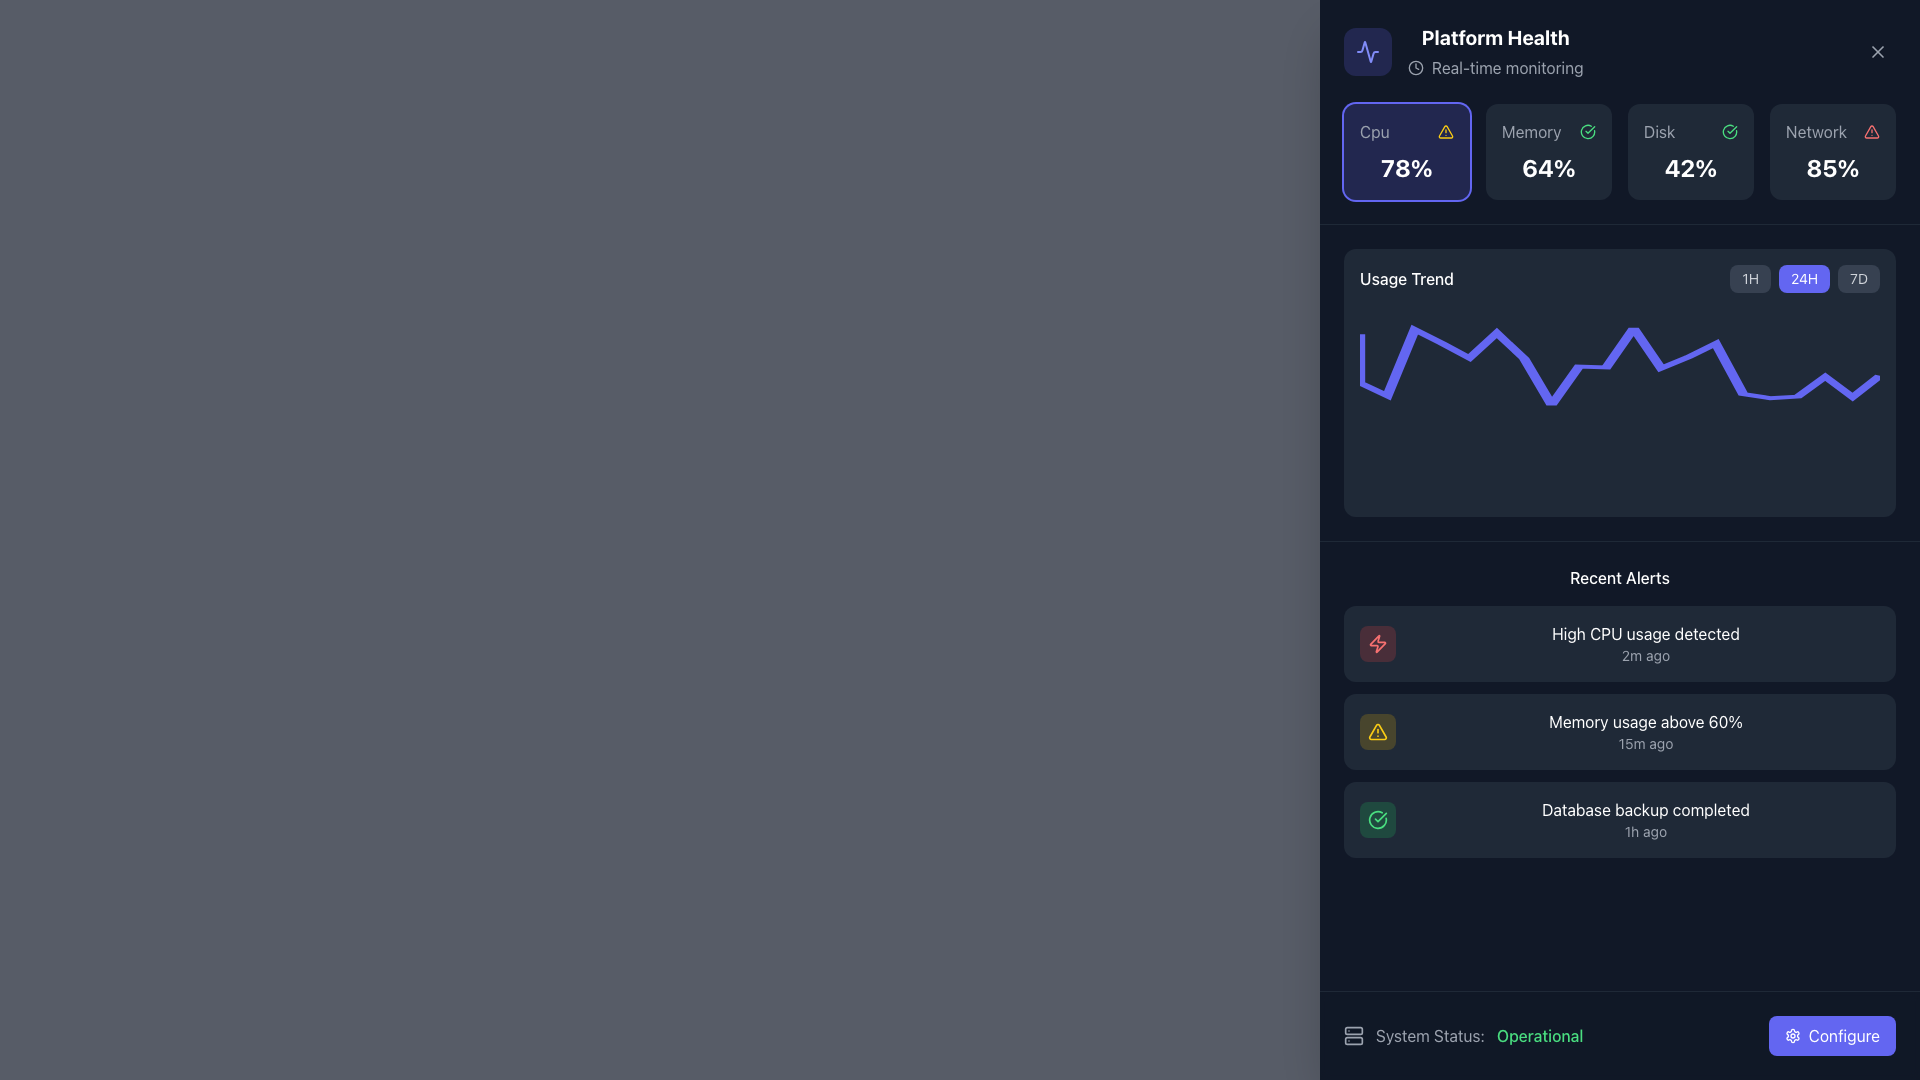 The width and height of the screenshot is (1920, 1080). I want to click on the rounded rectangular blue button labeled 'Configure' with a gear icon, so click(1832, 1035).